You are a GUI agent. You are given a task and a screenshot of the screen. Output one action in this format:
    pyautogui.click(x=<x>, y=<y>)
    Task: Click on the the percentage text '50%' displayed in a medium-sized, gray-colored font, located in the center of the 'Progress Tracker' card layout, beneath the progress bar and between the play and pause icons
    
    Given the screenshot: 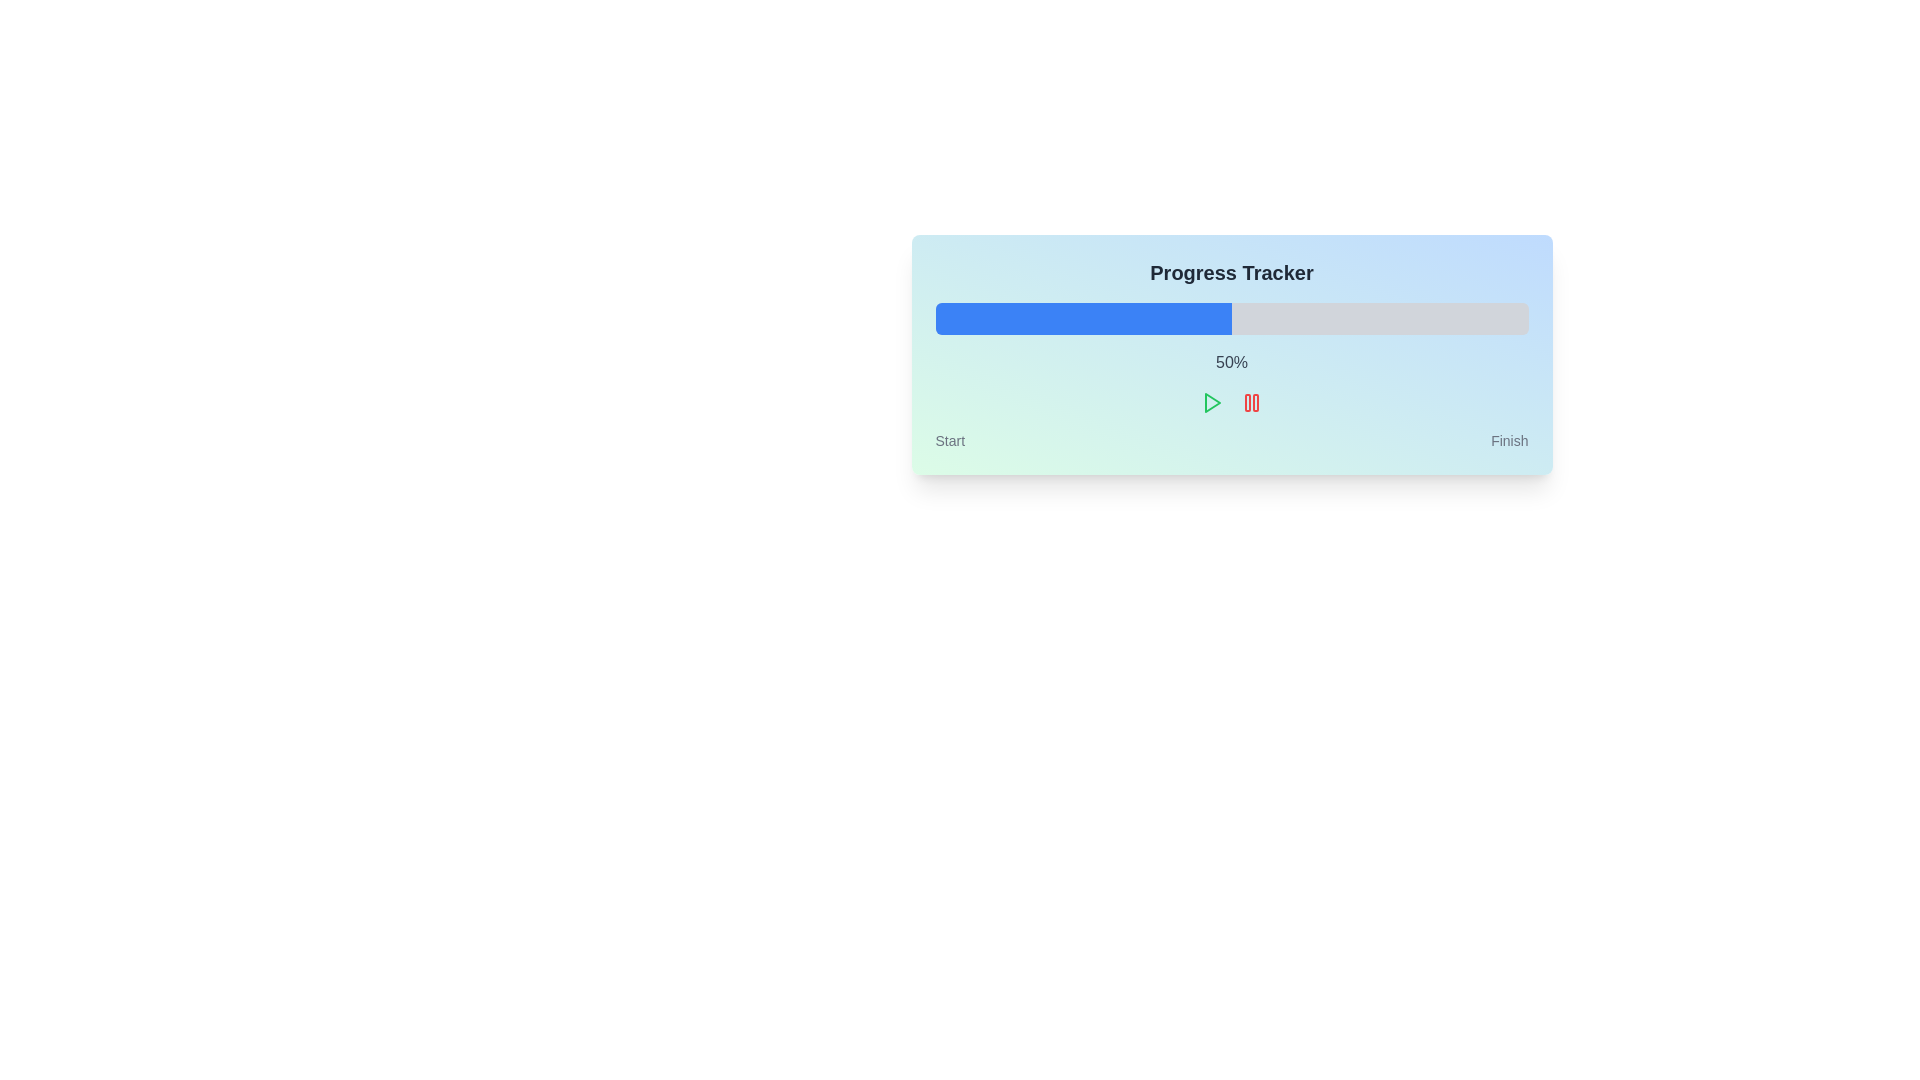 What is the action you would take?
    pyautogui.click(x=1231, y=362)
    